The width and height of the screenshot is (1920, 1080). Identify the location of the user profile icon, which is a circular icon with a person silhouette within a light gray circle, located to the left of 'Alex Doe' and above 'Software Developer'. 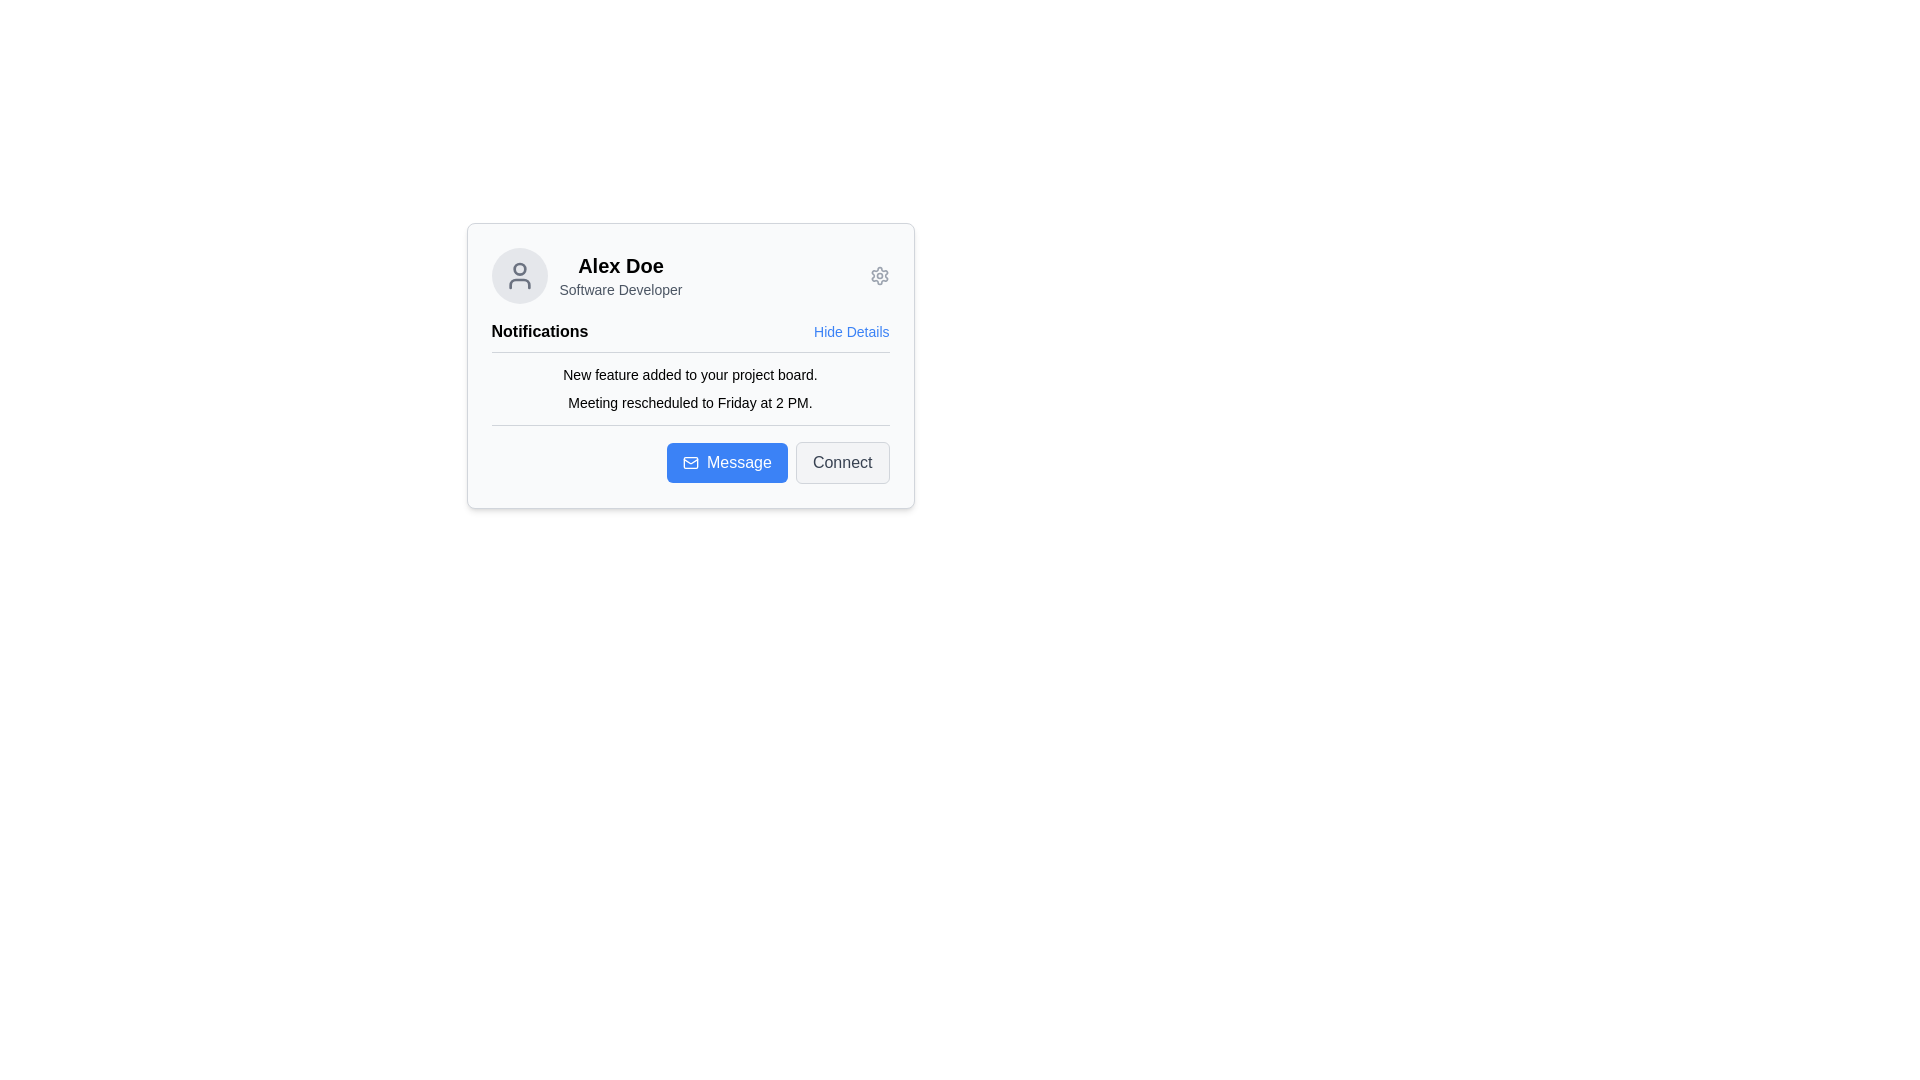
(519, 276).